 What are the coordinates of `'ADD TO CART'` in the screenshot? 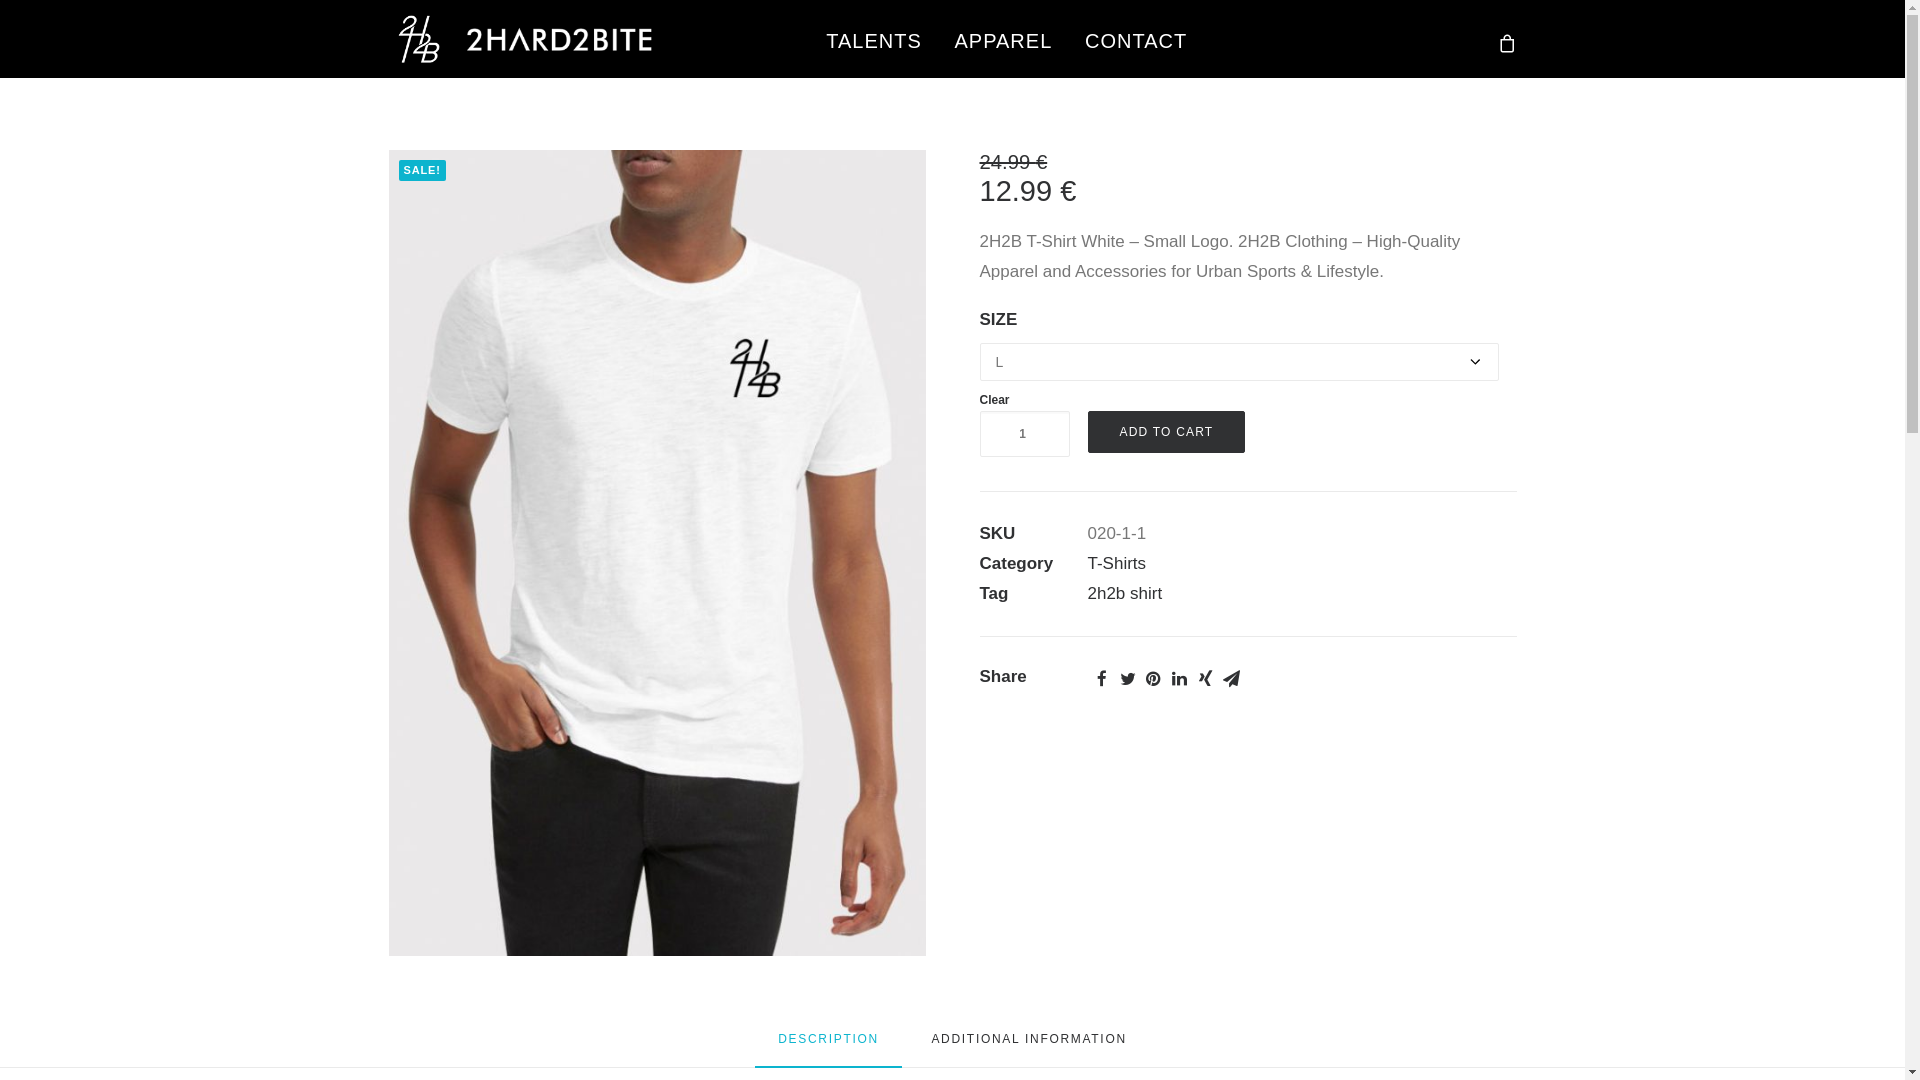 It's located at (1166, 431).